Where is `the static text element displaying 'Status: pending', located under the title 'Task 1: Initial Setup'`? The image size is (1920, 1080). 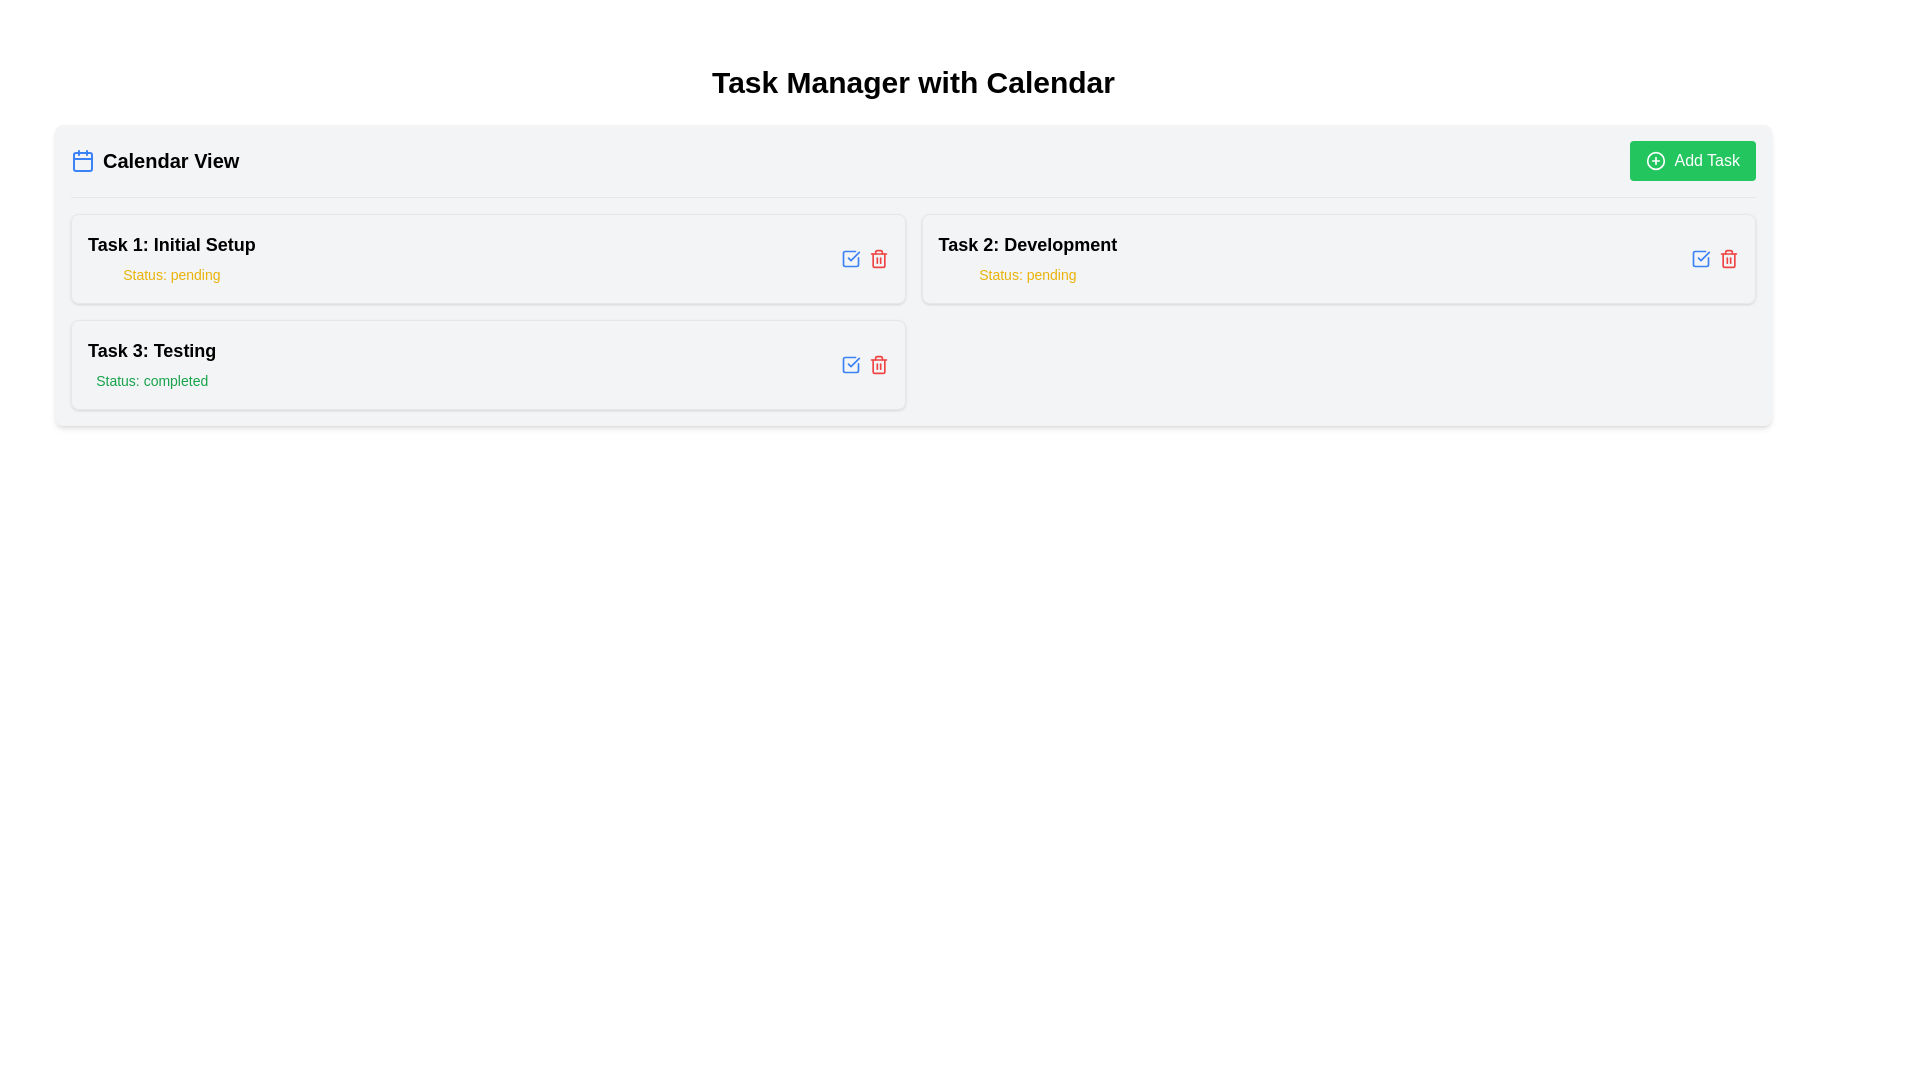
the static text element displaying 'Status: pending', located under the title 'Task 1: Initial Setup' is located at coordinates (171, 274).